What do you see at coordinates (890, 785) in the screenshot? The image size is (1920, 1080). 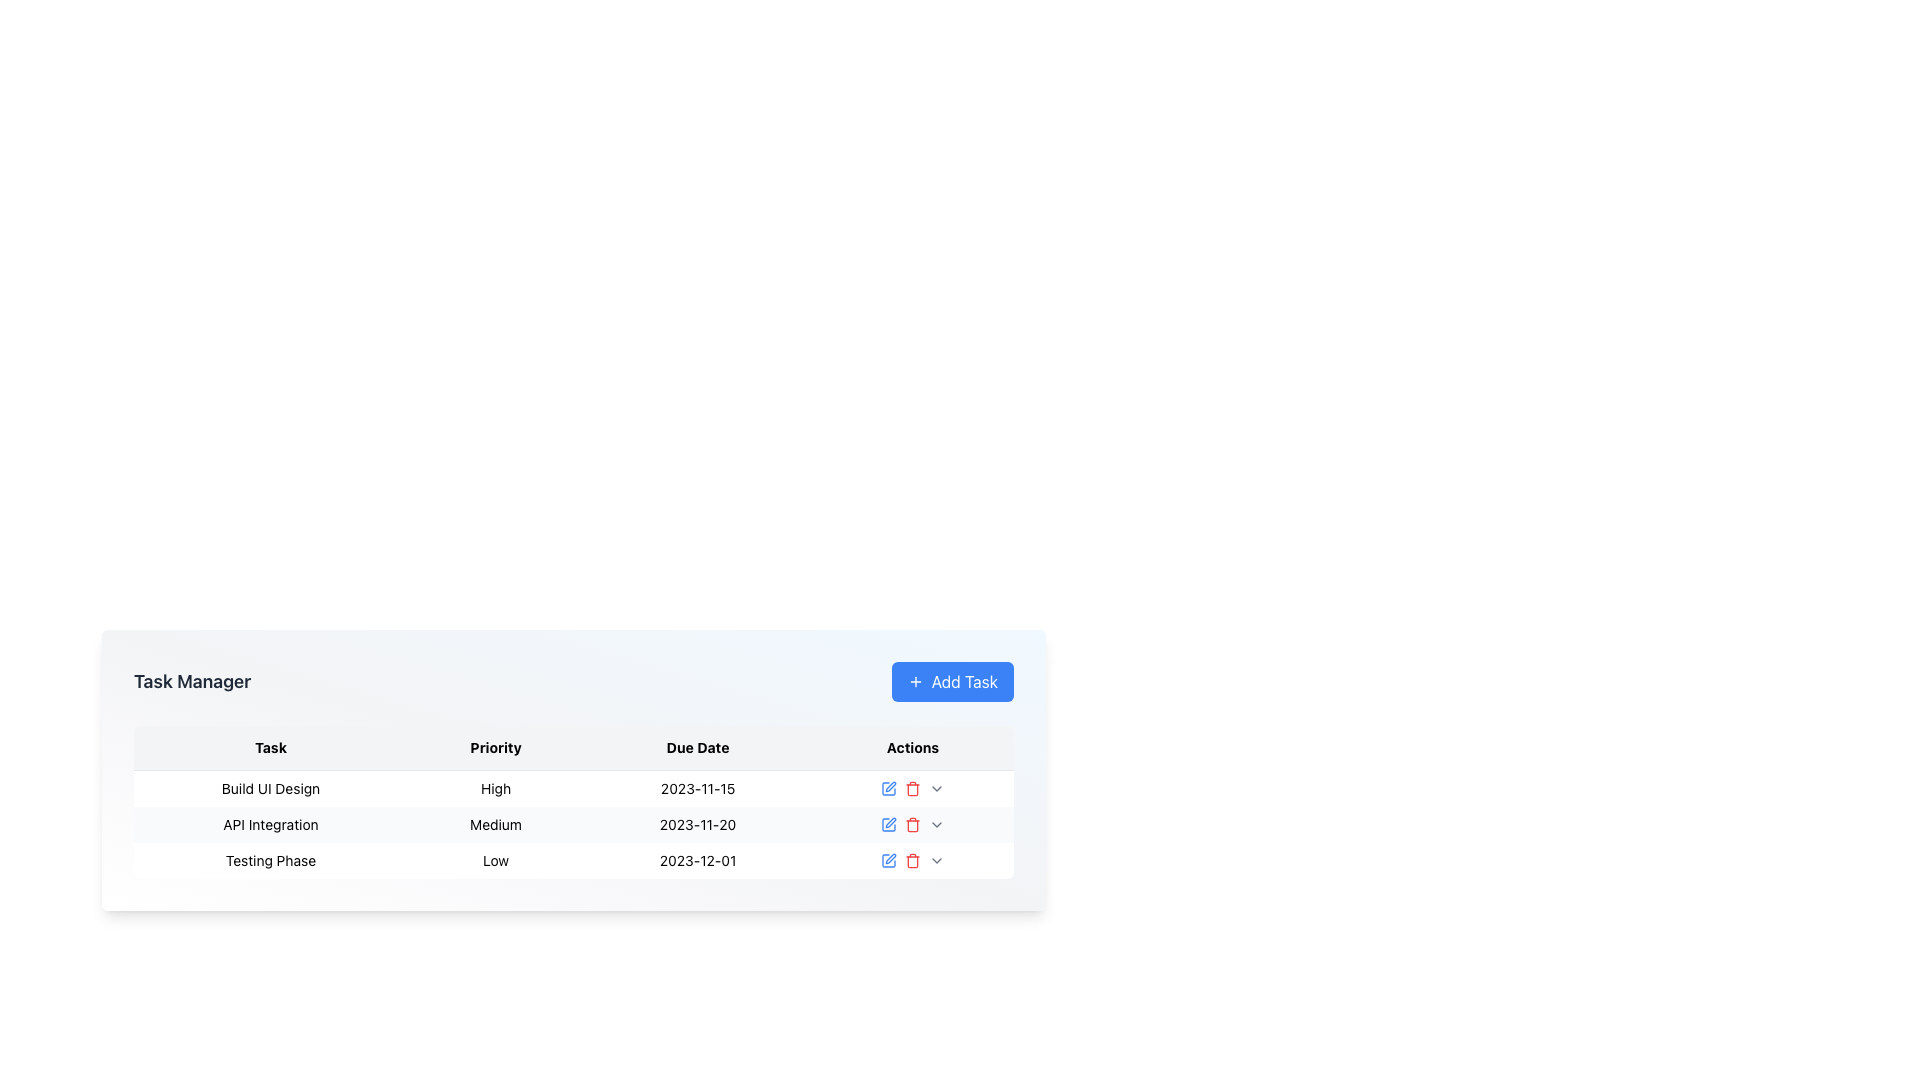 I see `the edit icon located in the 'Actions' column next to the 'Build UI Design' row` at bounding box center [890, 785].